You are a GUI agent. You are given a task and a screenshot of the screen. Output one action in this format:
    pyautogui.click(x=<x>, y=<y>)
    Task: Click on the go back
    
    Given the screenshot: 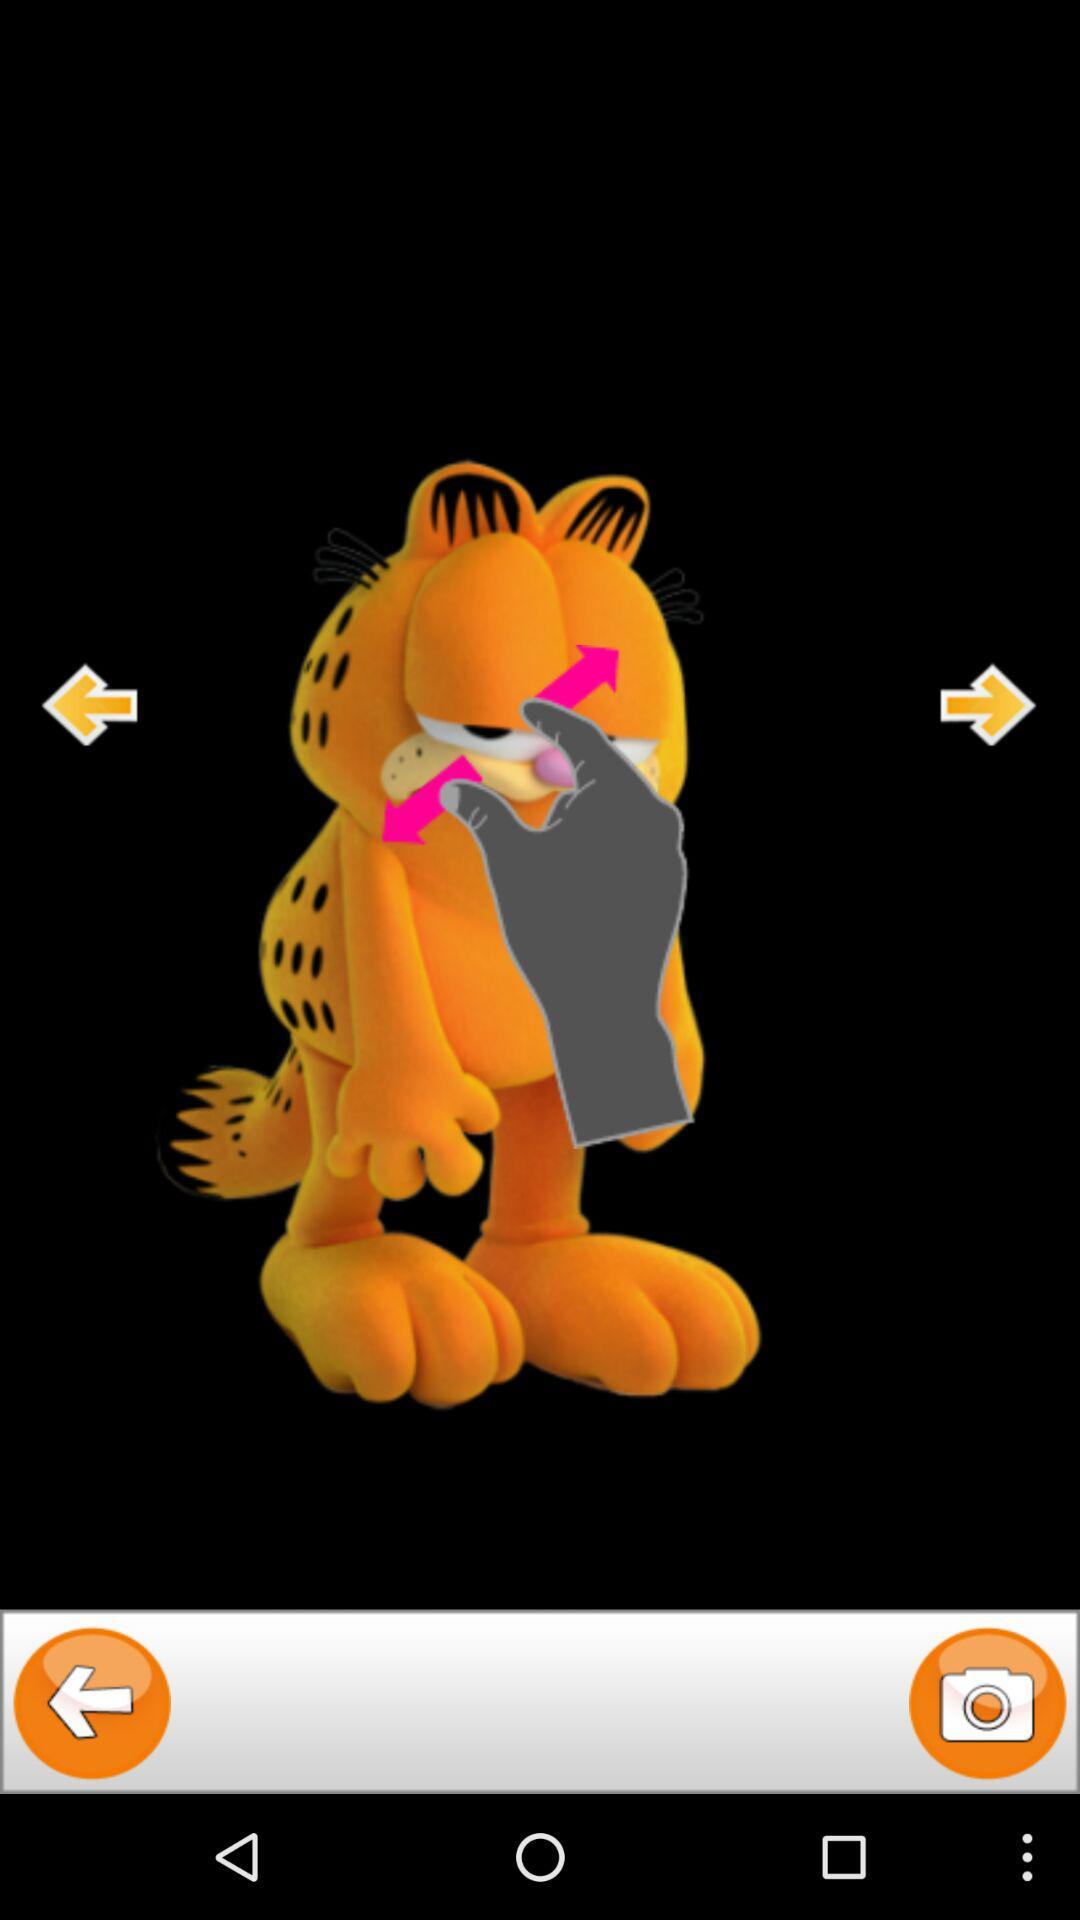 What is the action you would take?
    pyautogui.click(x=90, y=704)
    